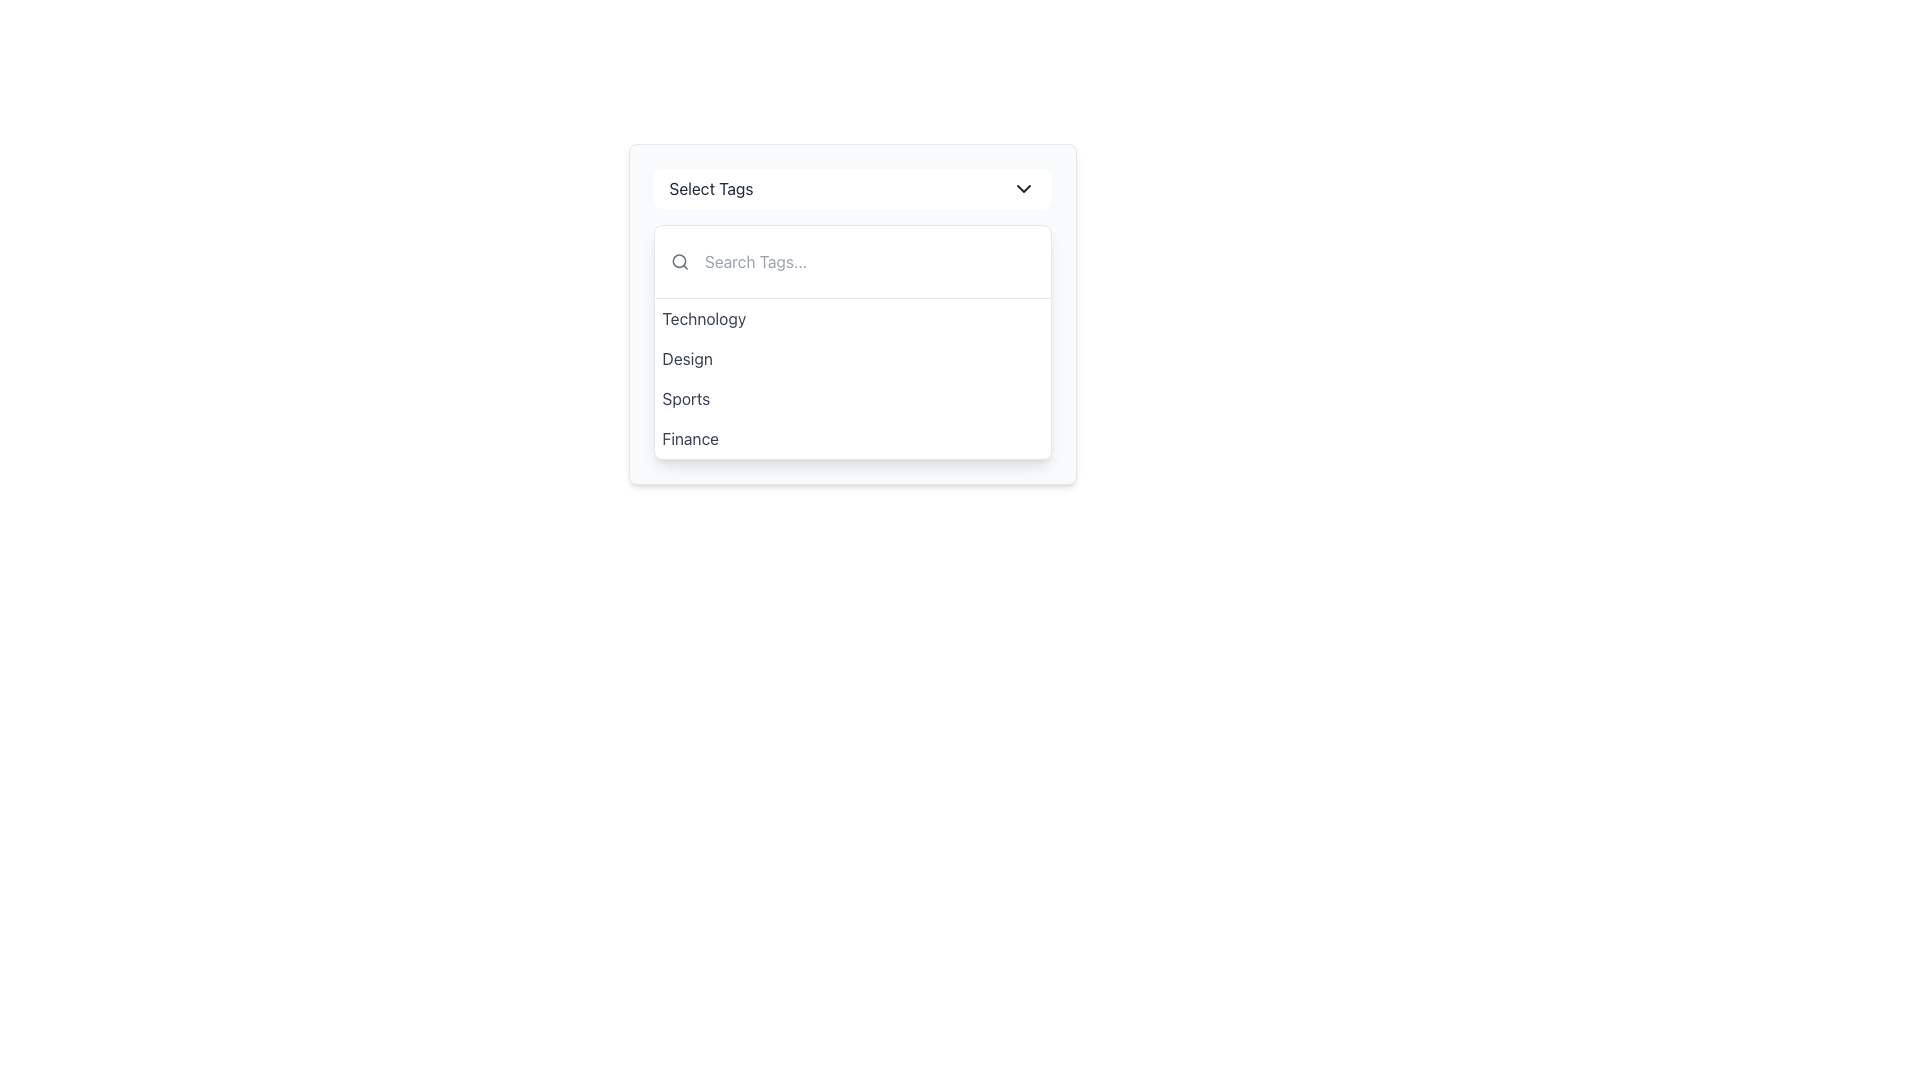 The width and height of the screenshot is (1920, 1080). What do you see at coordinates (852, 189) in the screenshot?
I see `the dropdown selector toggle for tags` at bounding box center [852, 189].